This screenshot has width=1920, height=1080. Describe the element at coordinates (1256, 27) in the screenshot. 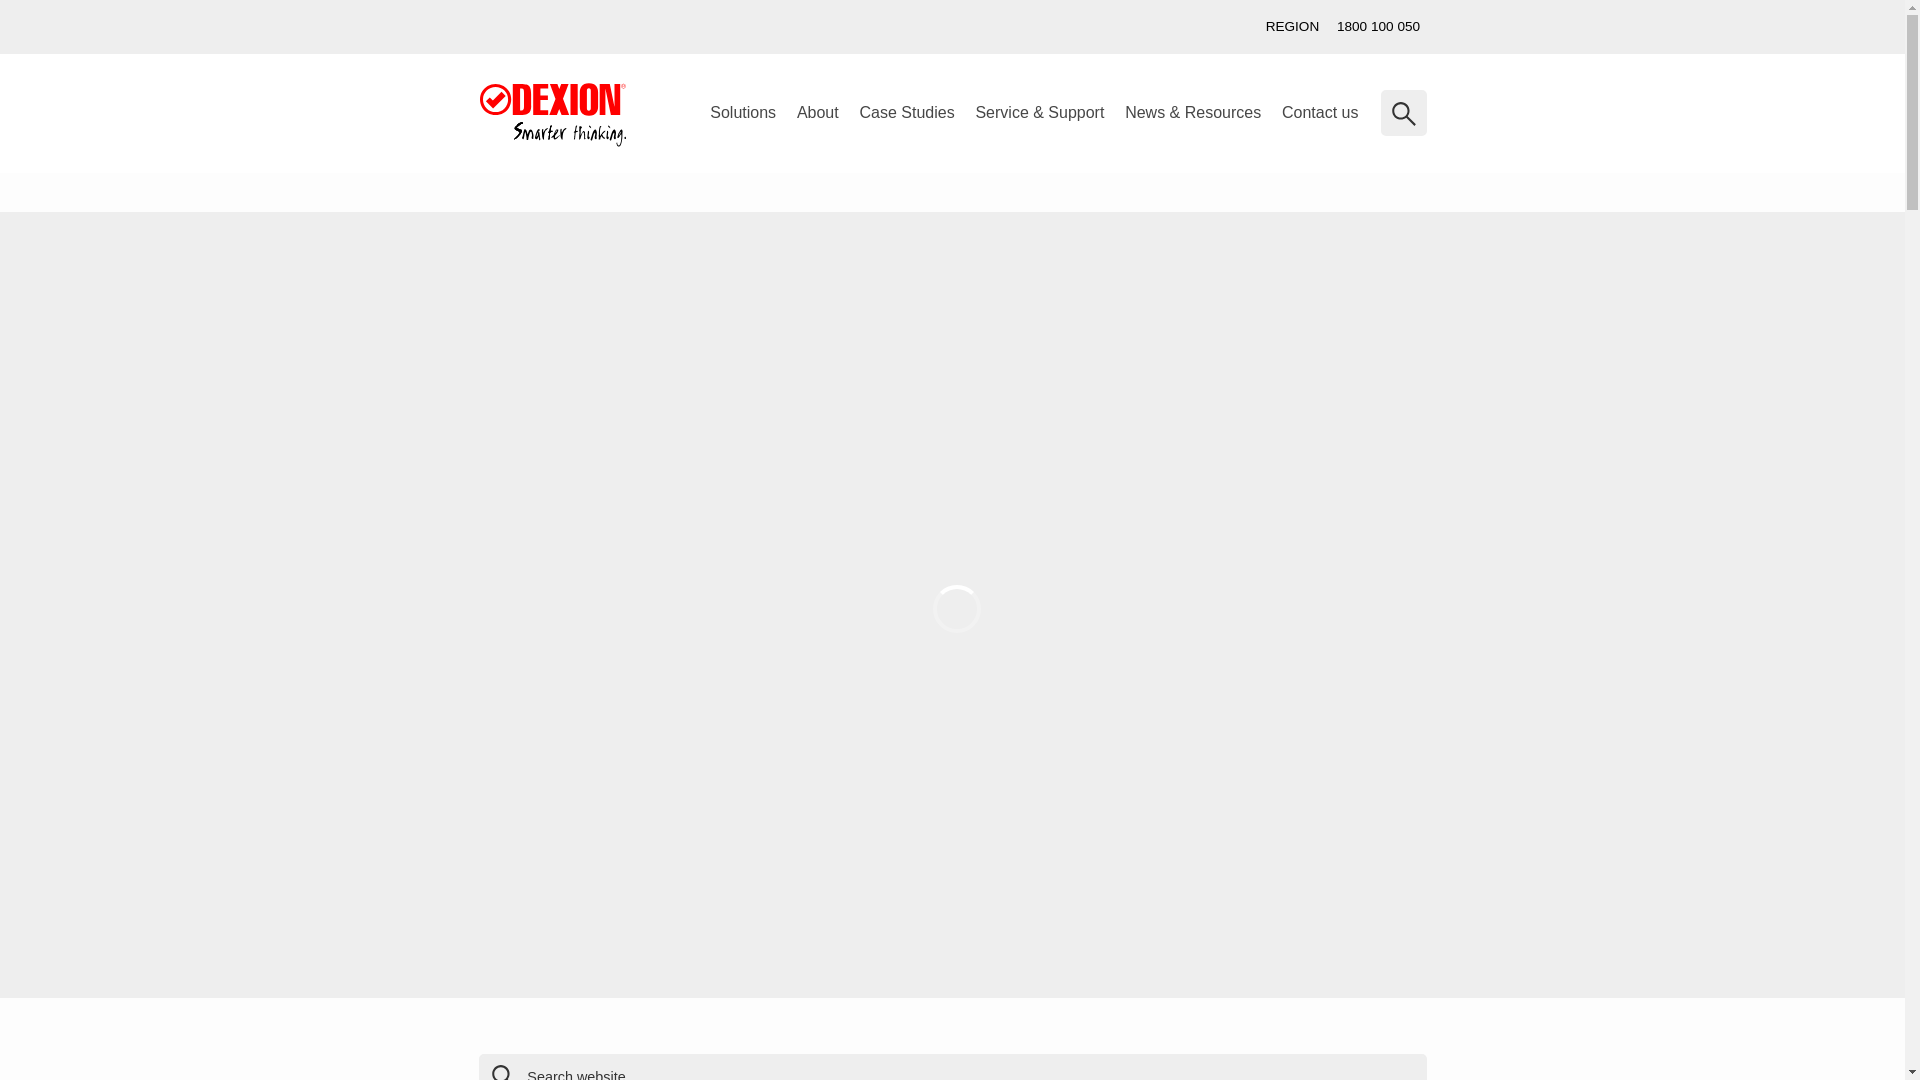

I see `'REGION'` at that location.